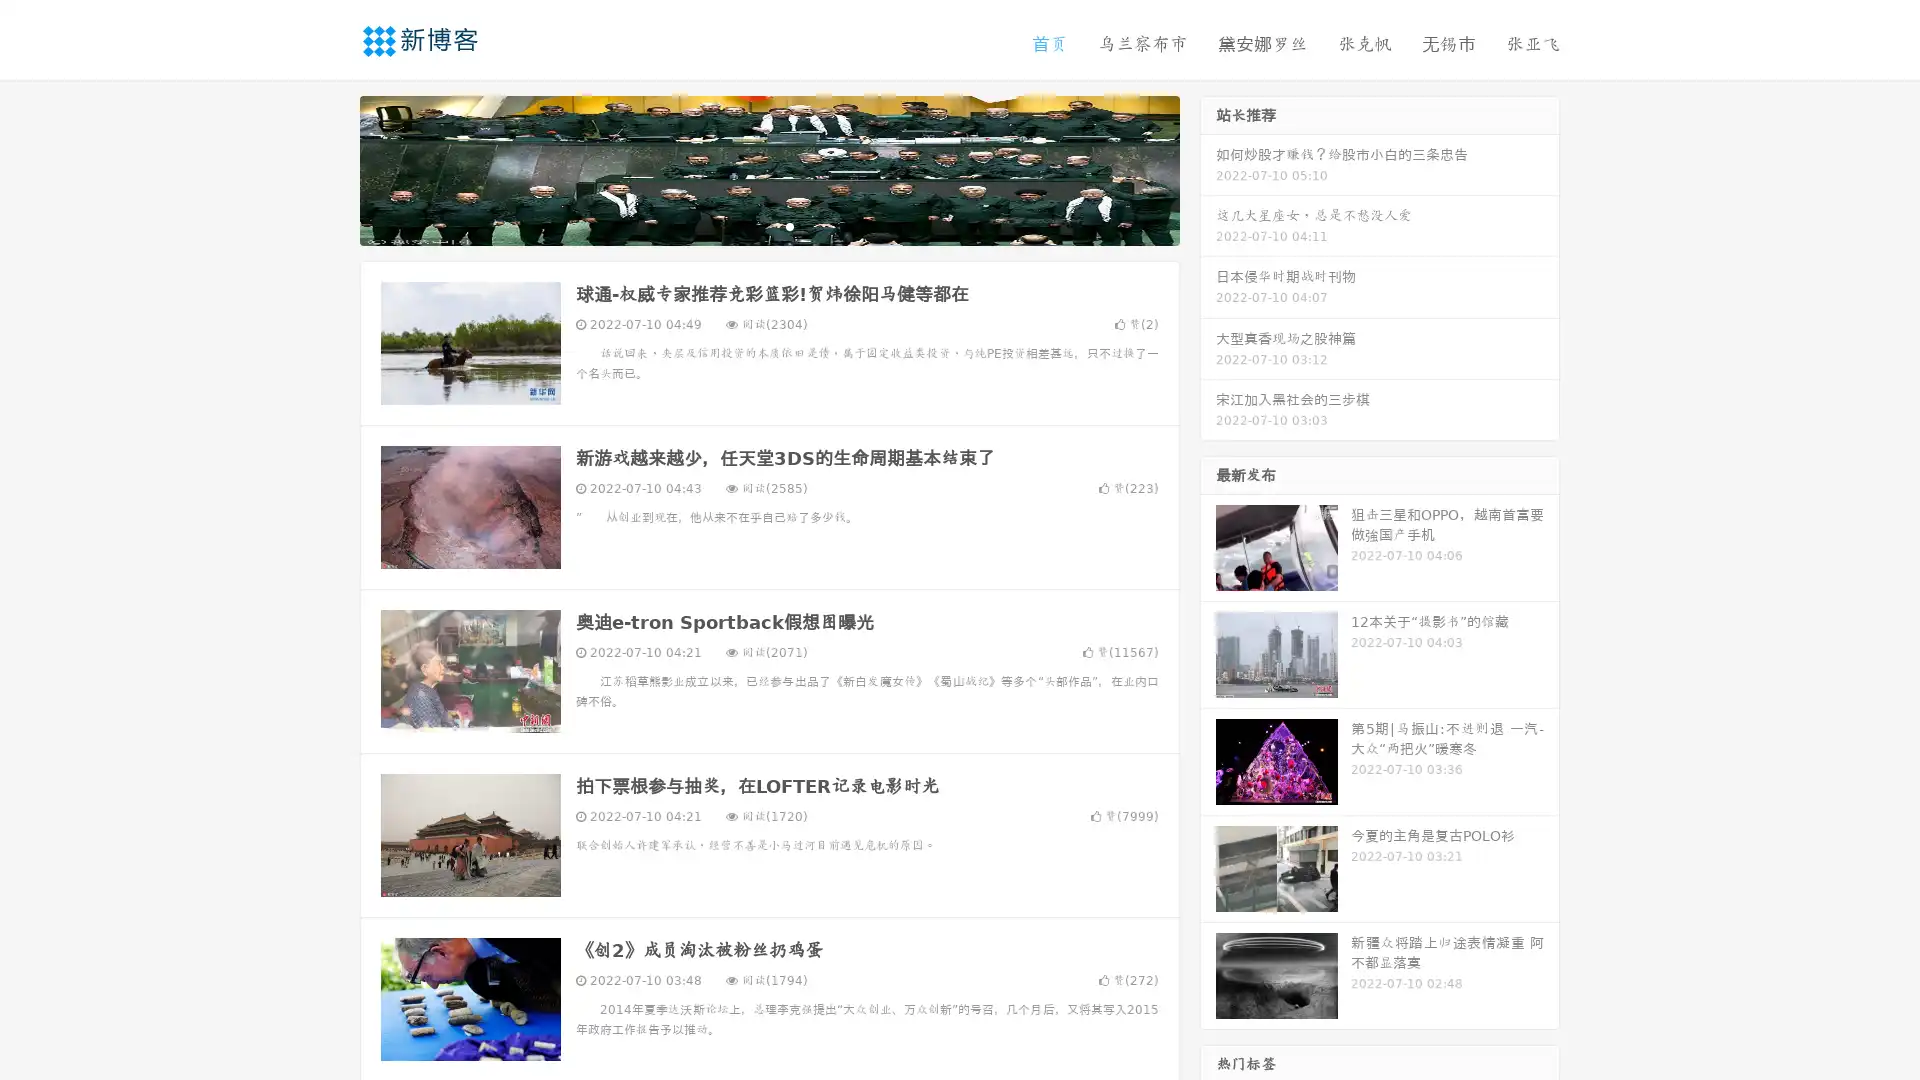 The width and height of the screenshot is (1920, 1080). Describe the element at coordinates (768, 225) in the screenshot. I see `Go to slide 2` at that location.